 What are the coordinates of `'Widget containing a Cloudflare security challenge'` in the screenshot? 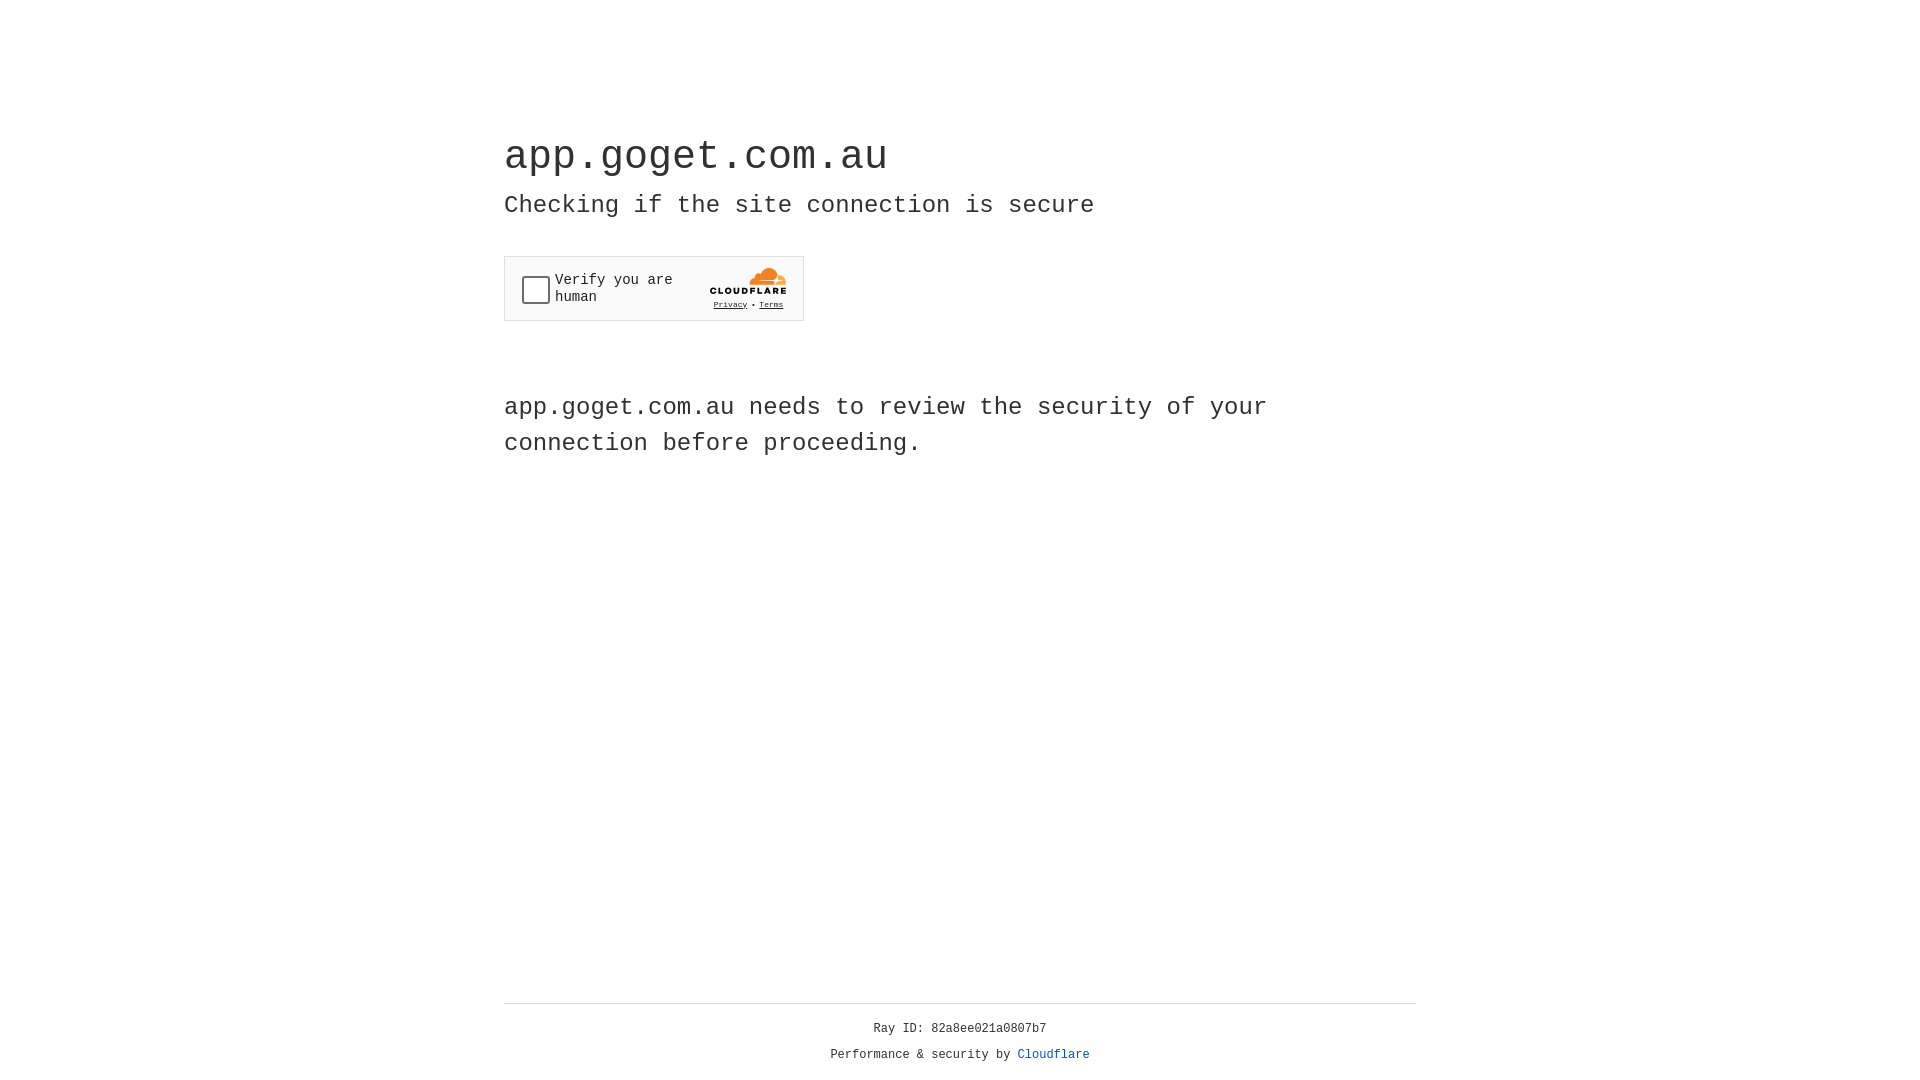 It's located at (653, 288).